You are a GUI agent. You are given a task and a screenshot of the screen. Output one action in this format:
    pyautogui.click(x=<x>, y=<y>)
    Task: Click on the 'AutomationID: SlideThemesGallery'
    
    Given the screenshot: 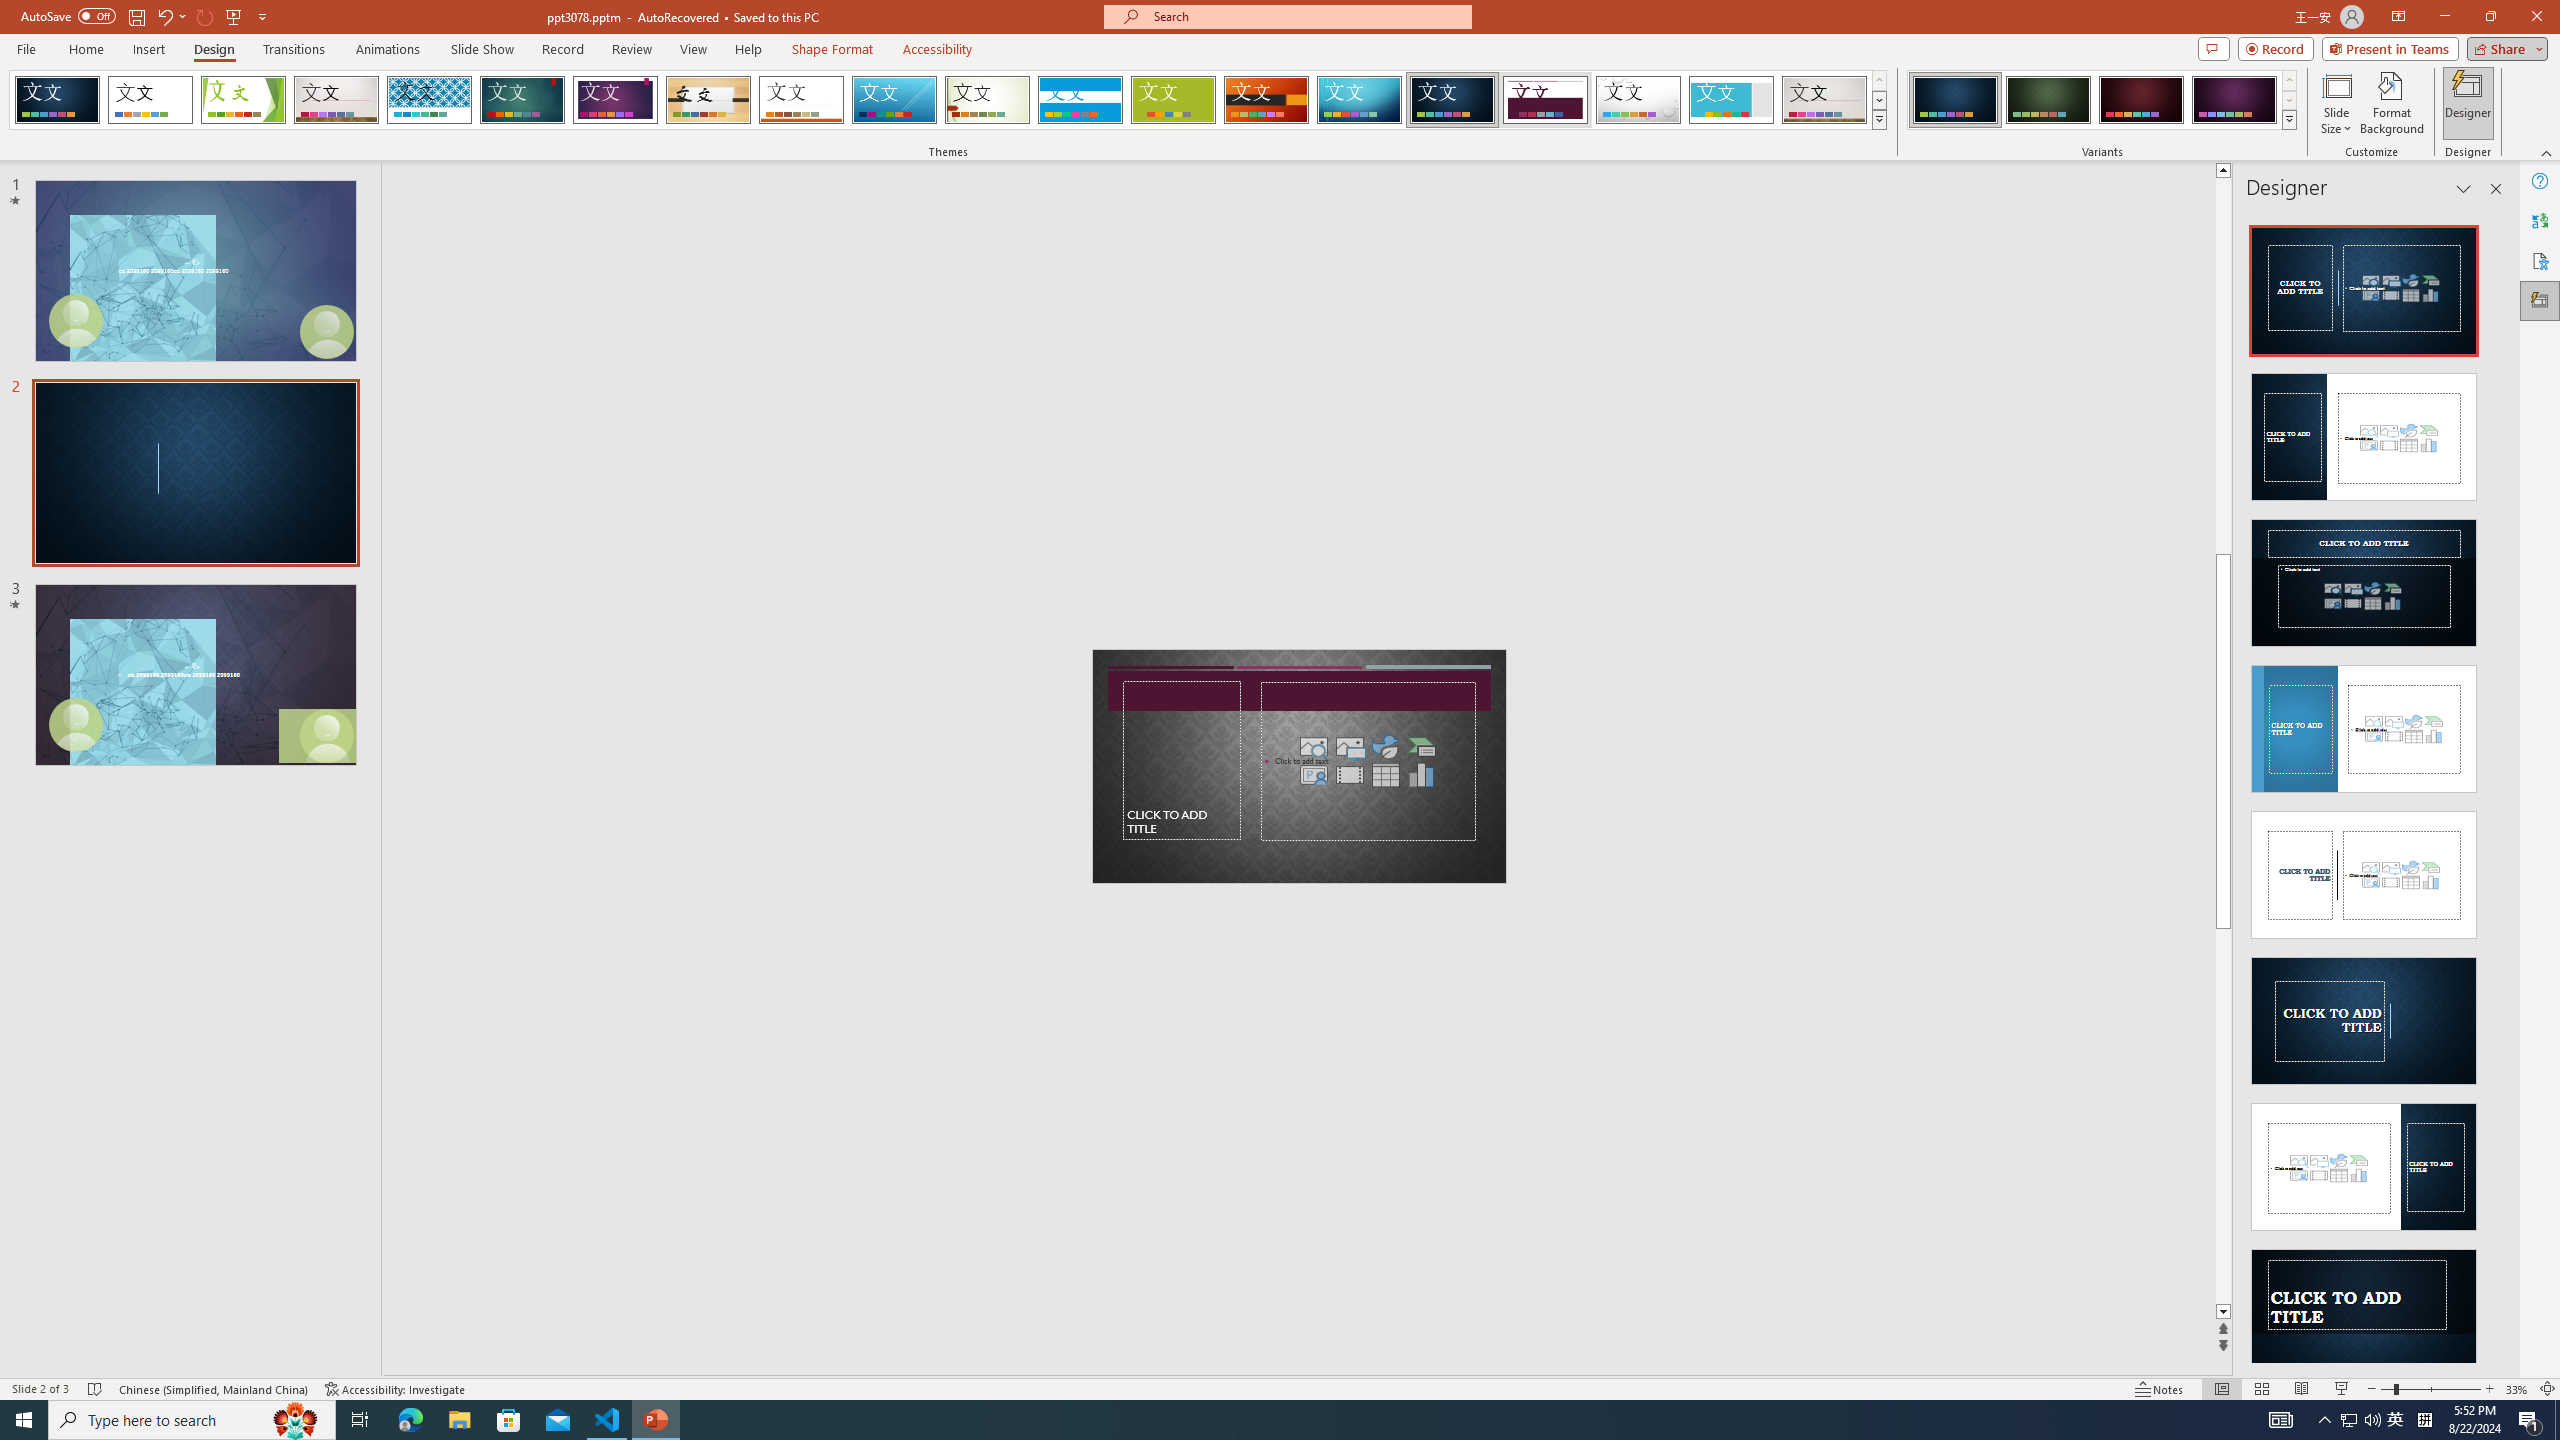 What is the action you would take?
    pyautogui.click(x=947, y=99)
    